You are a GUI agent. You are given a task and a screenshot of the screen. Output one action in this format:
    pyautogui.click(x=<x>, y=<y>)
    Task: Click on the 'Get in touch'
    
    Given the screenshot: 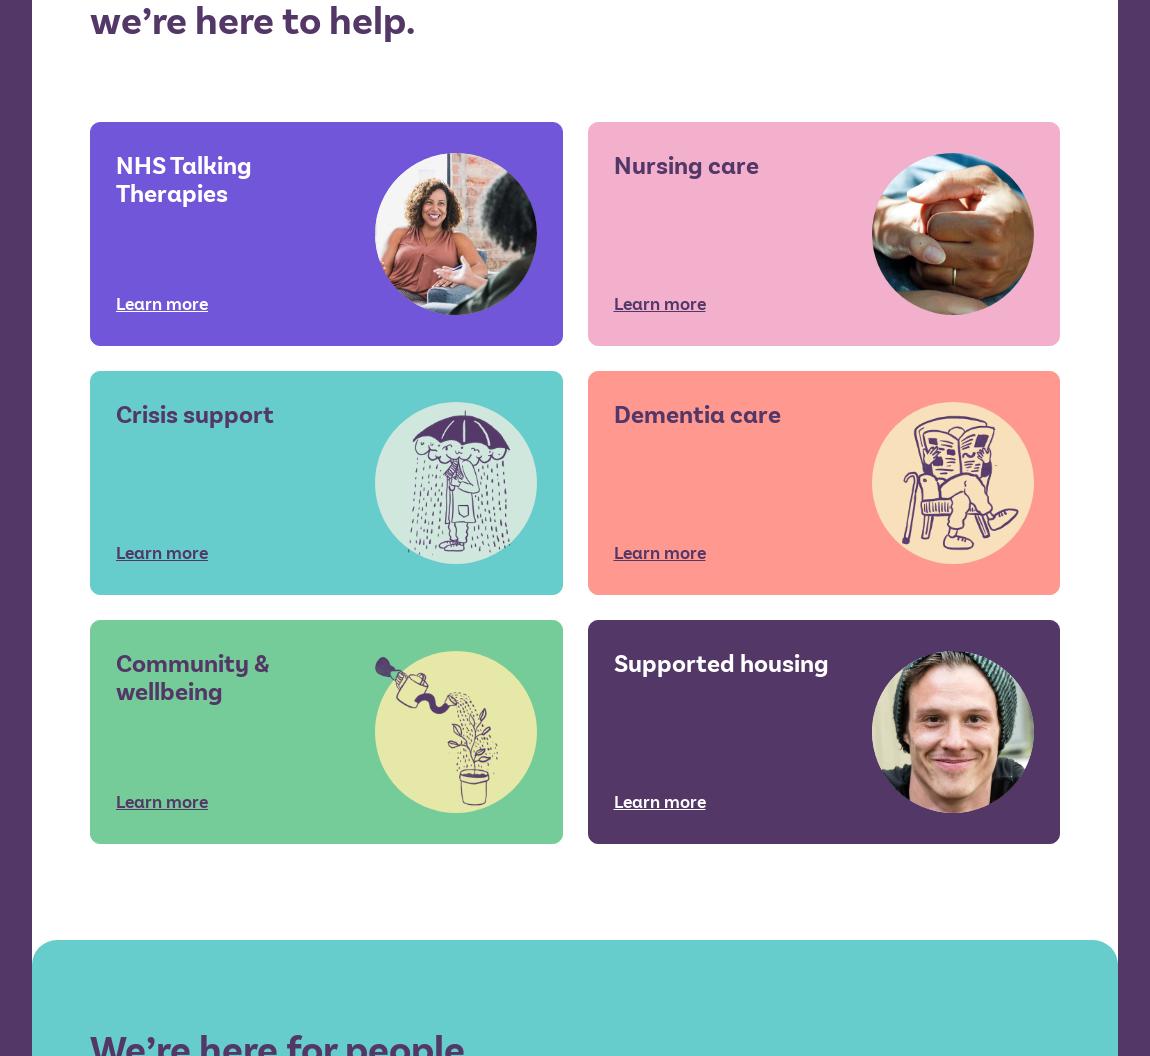 What is the action you would take?
    pyautogui.click(x=134, y=499)
    